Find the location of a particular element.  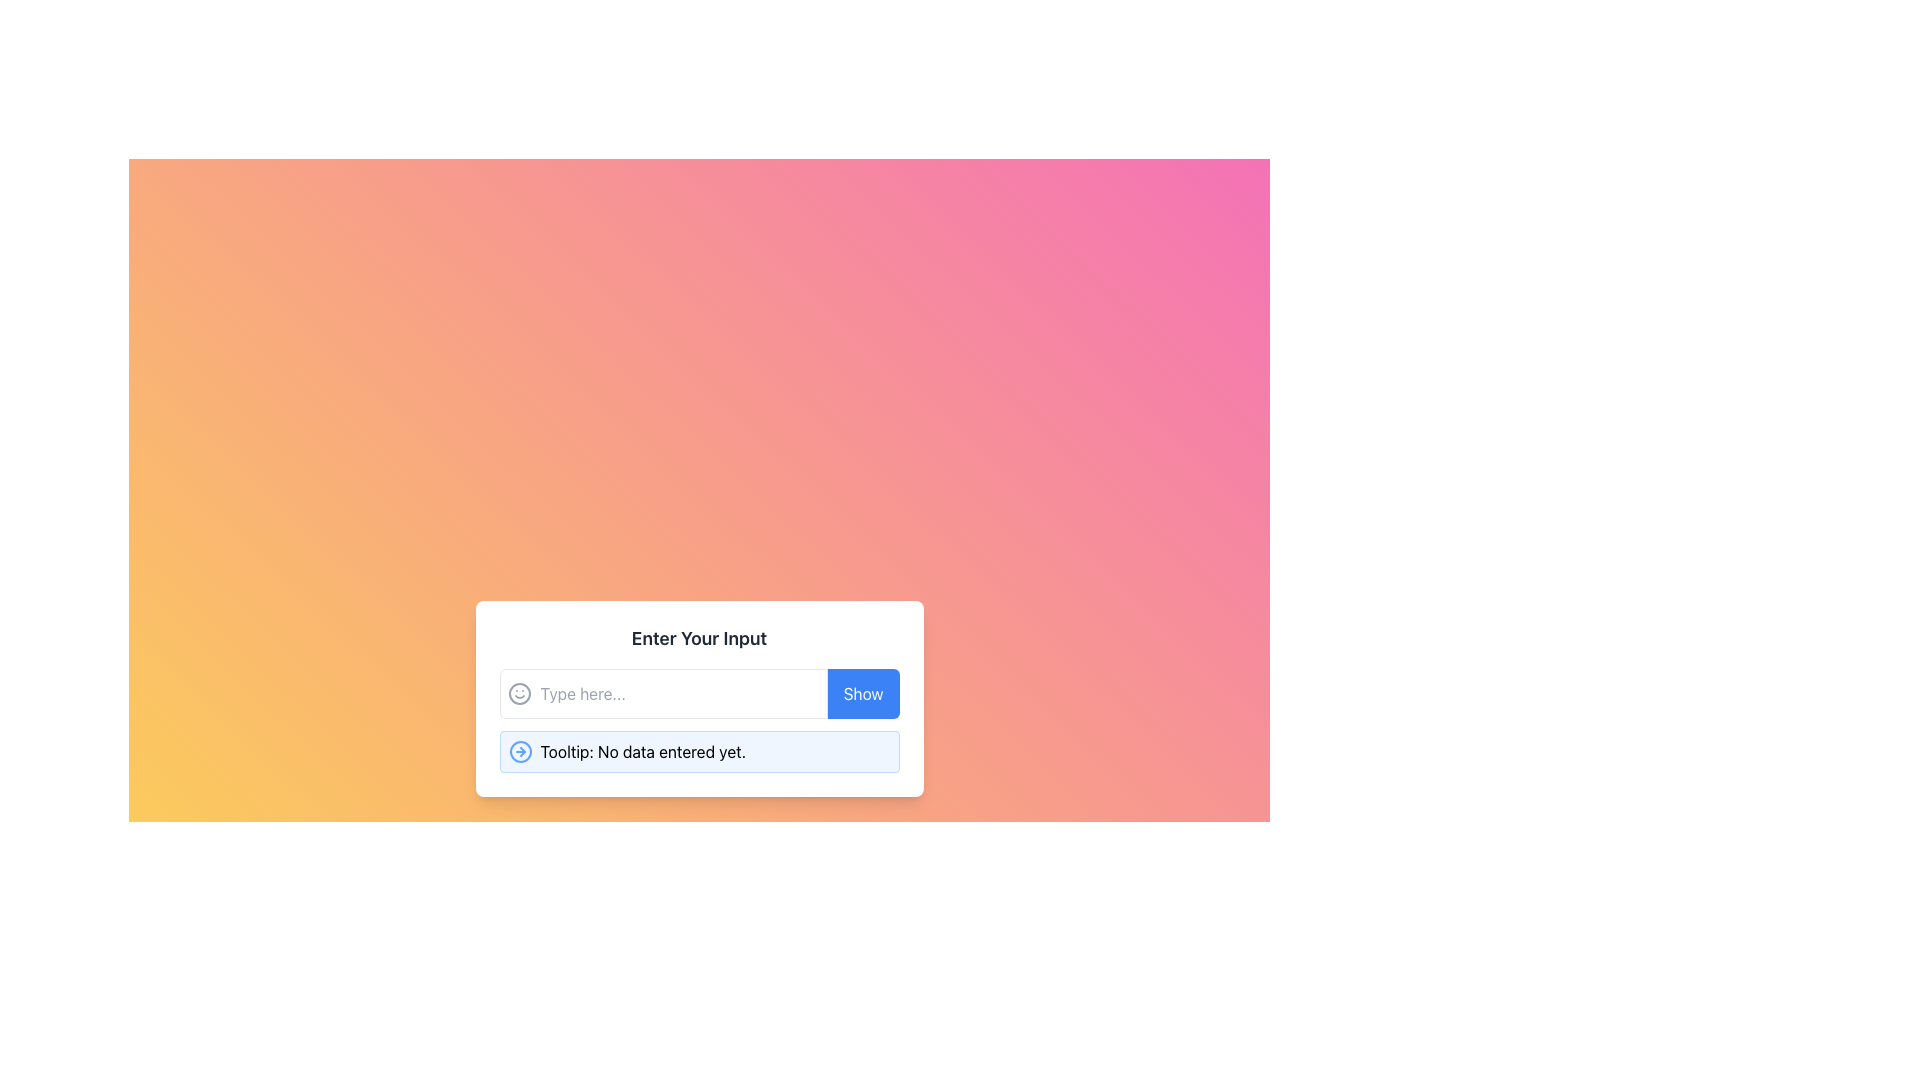

the circular icon featuring a rightward-pointing arrow inside, which is rendered with a blue hue and bordered by a blue circle, located to the left of the tooltip text 'Tooltip: No data entered yet.' is located at coordinates (520, 752).